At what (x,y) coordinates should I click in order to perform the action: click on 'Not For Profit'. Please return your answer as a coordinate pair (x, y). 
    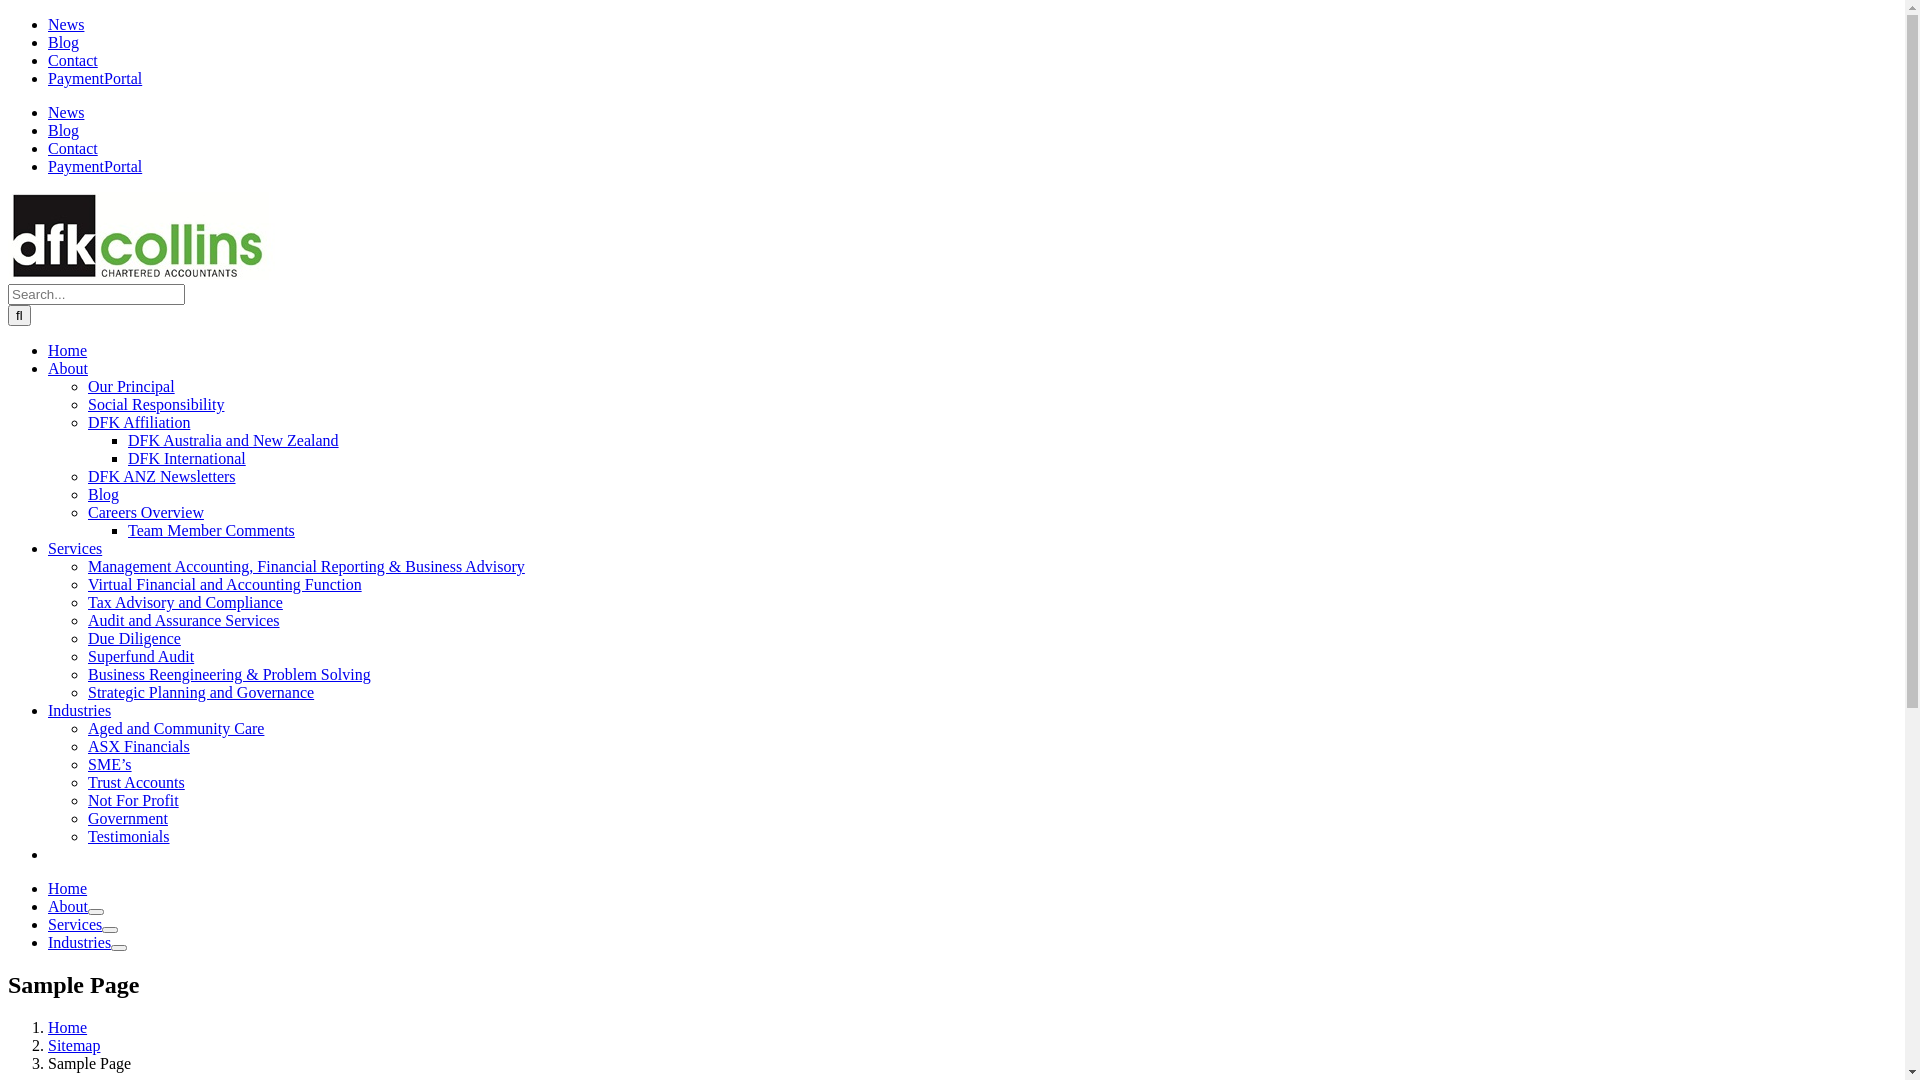
    Looking at the image, I should click on (132, 799).